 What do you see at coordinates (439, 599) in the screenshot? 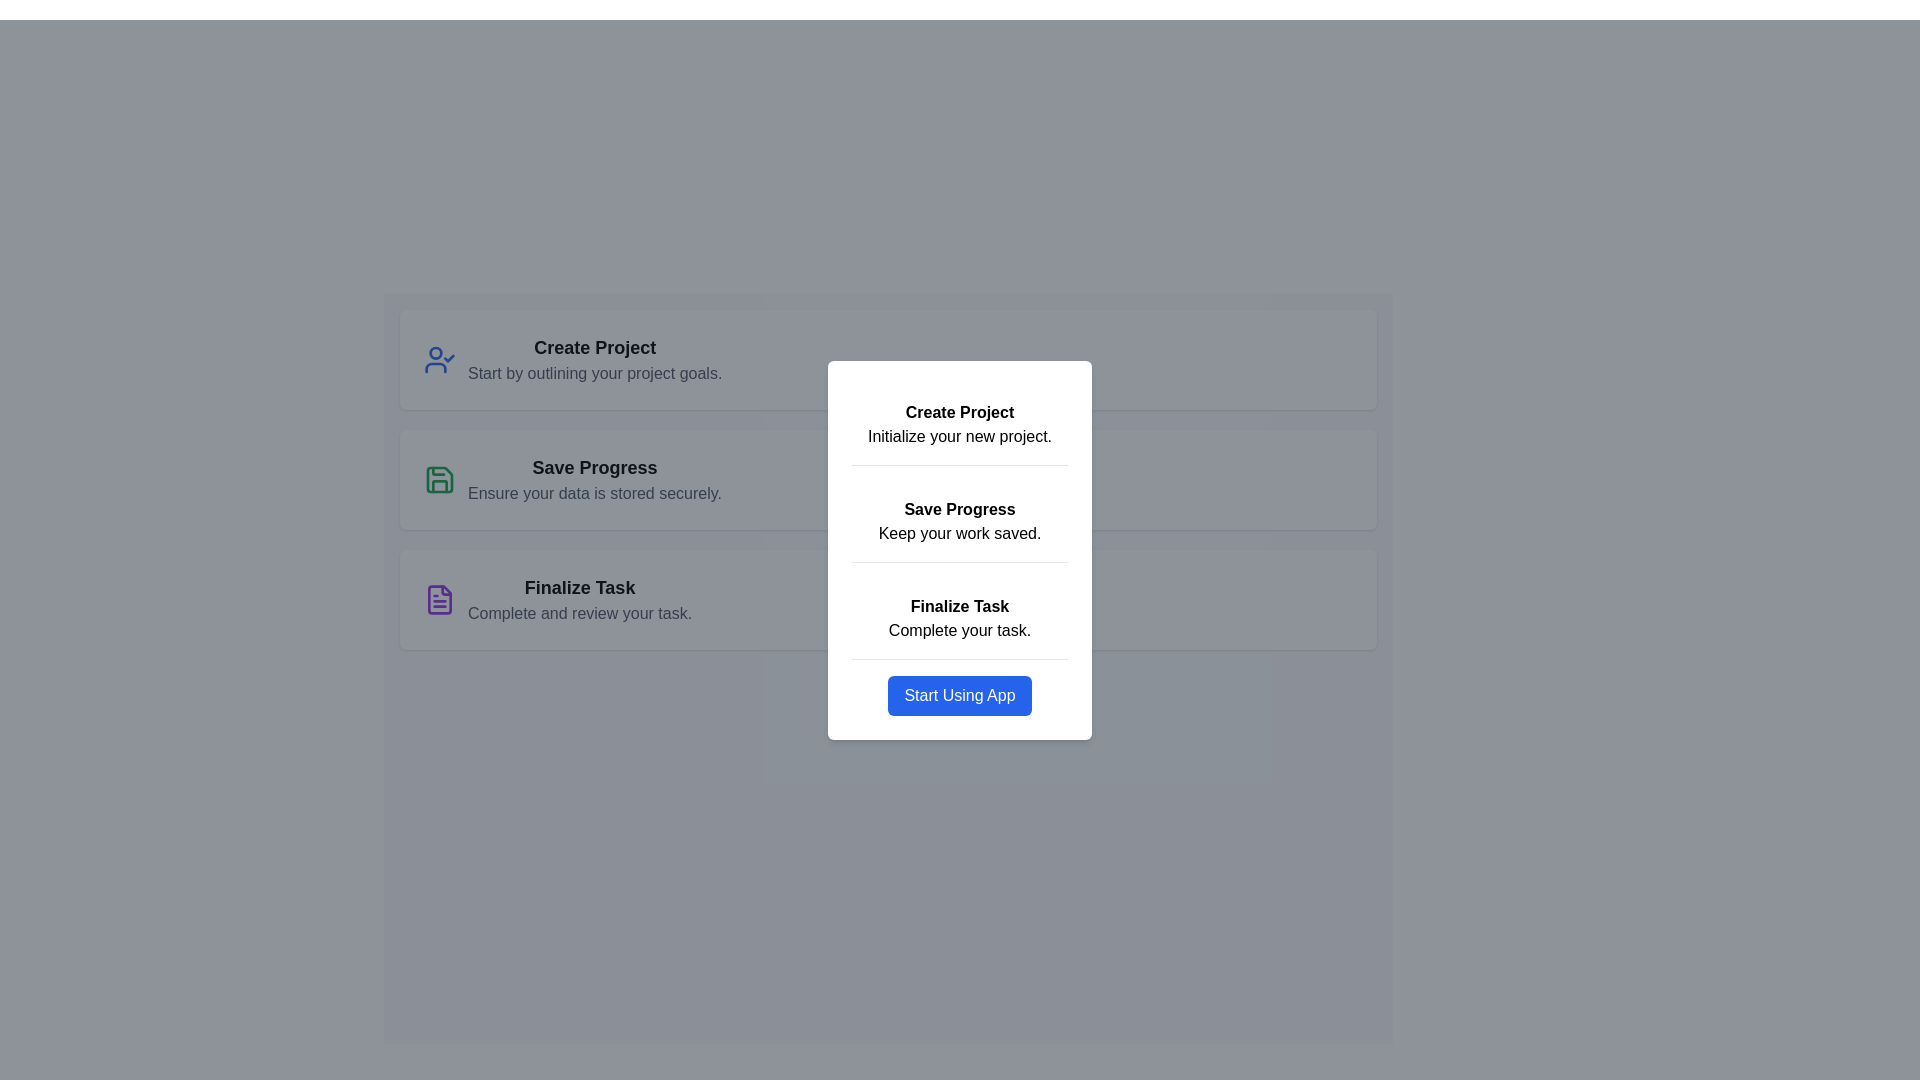
I see `the 'Finalize Task' icon, which visually signifies task finalization or document representation, located in the third row of a vertical list of options` at bounding box center [439, 599].